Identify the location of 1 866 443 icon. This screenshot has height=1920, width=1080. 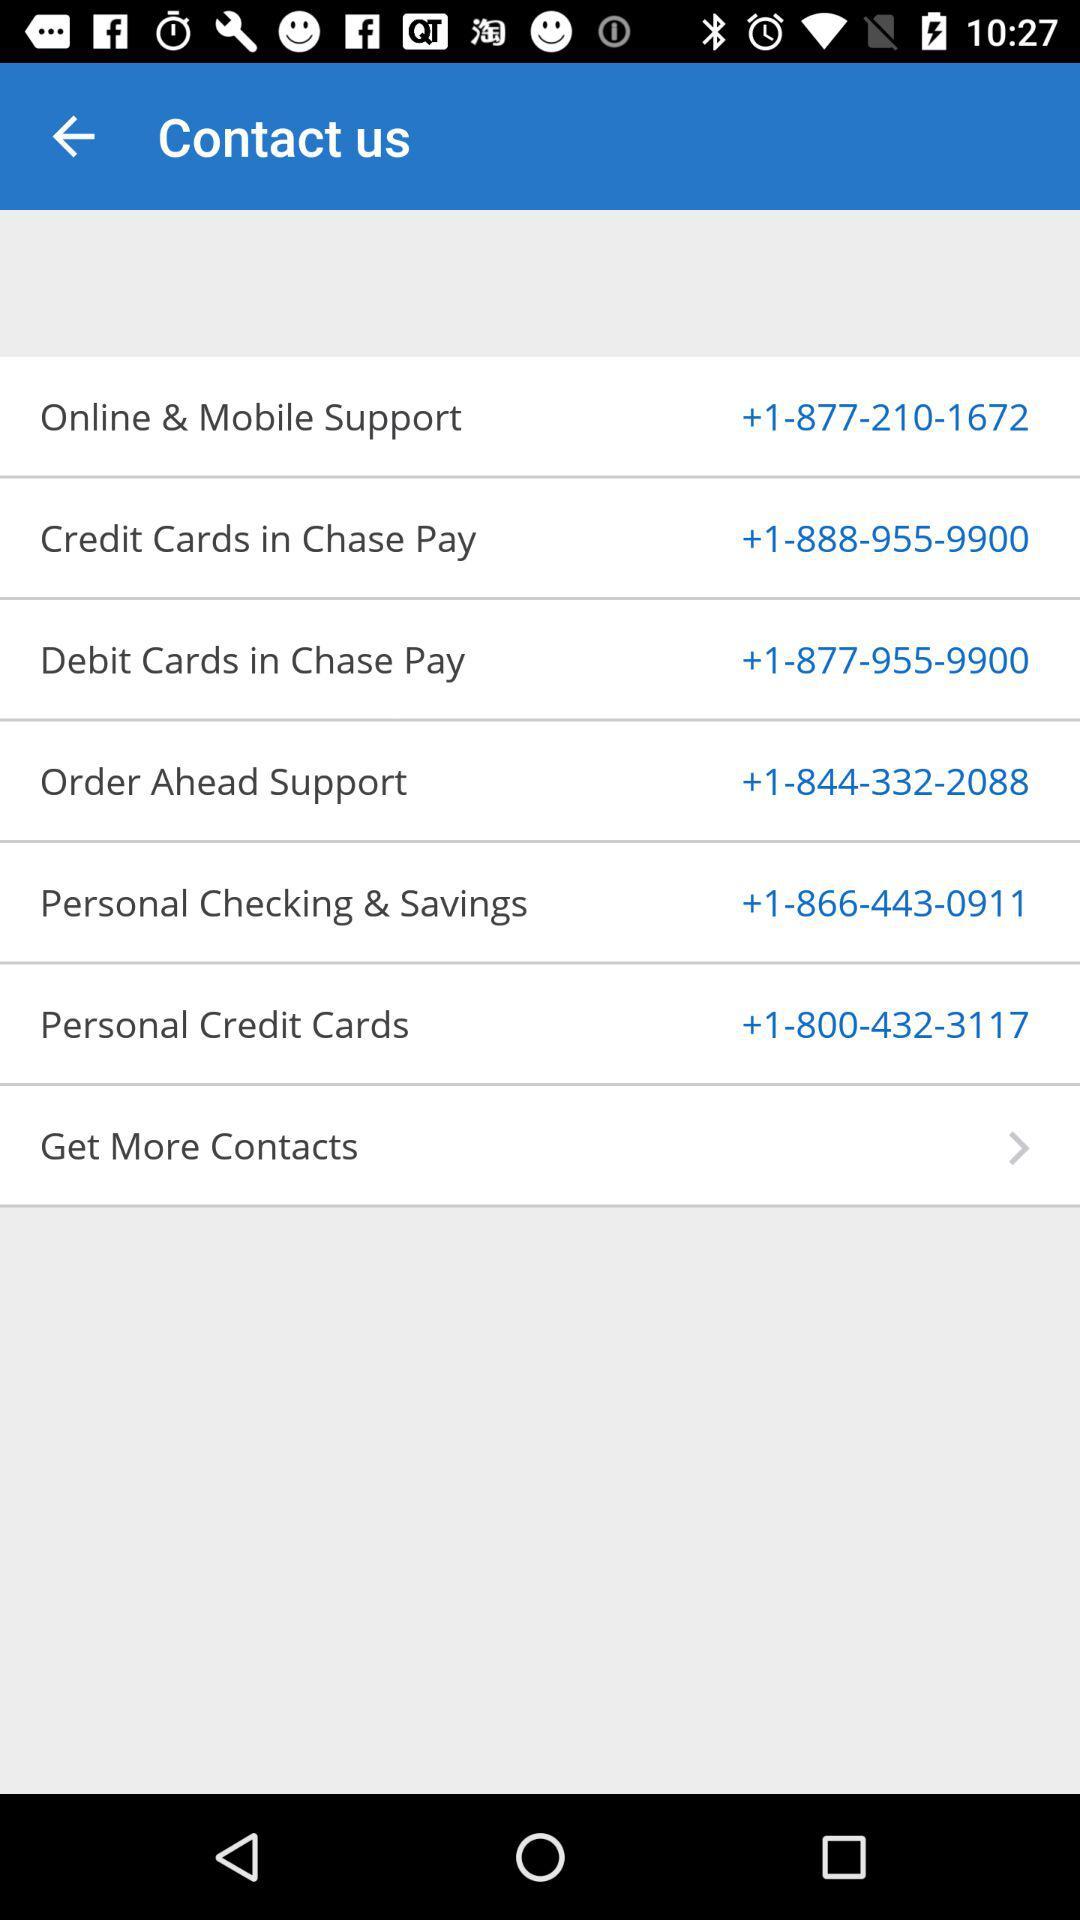
(837, 901).